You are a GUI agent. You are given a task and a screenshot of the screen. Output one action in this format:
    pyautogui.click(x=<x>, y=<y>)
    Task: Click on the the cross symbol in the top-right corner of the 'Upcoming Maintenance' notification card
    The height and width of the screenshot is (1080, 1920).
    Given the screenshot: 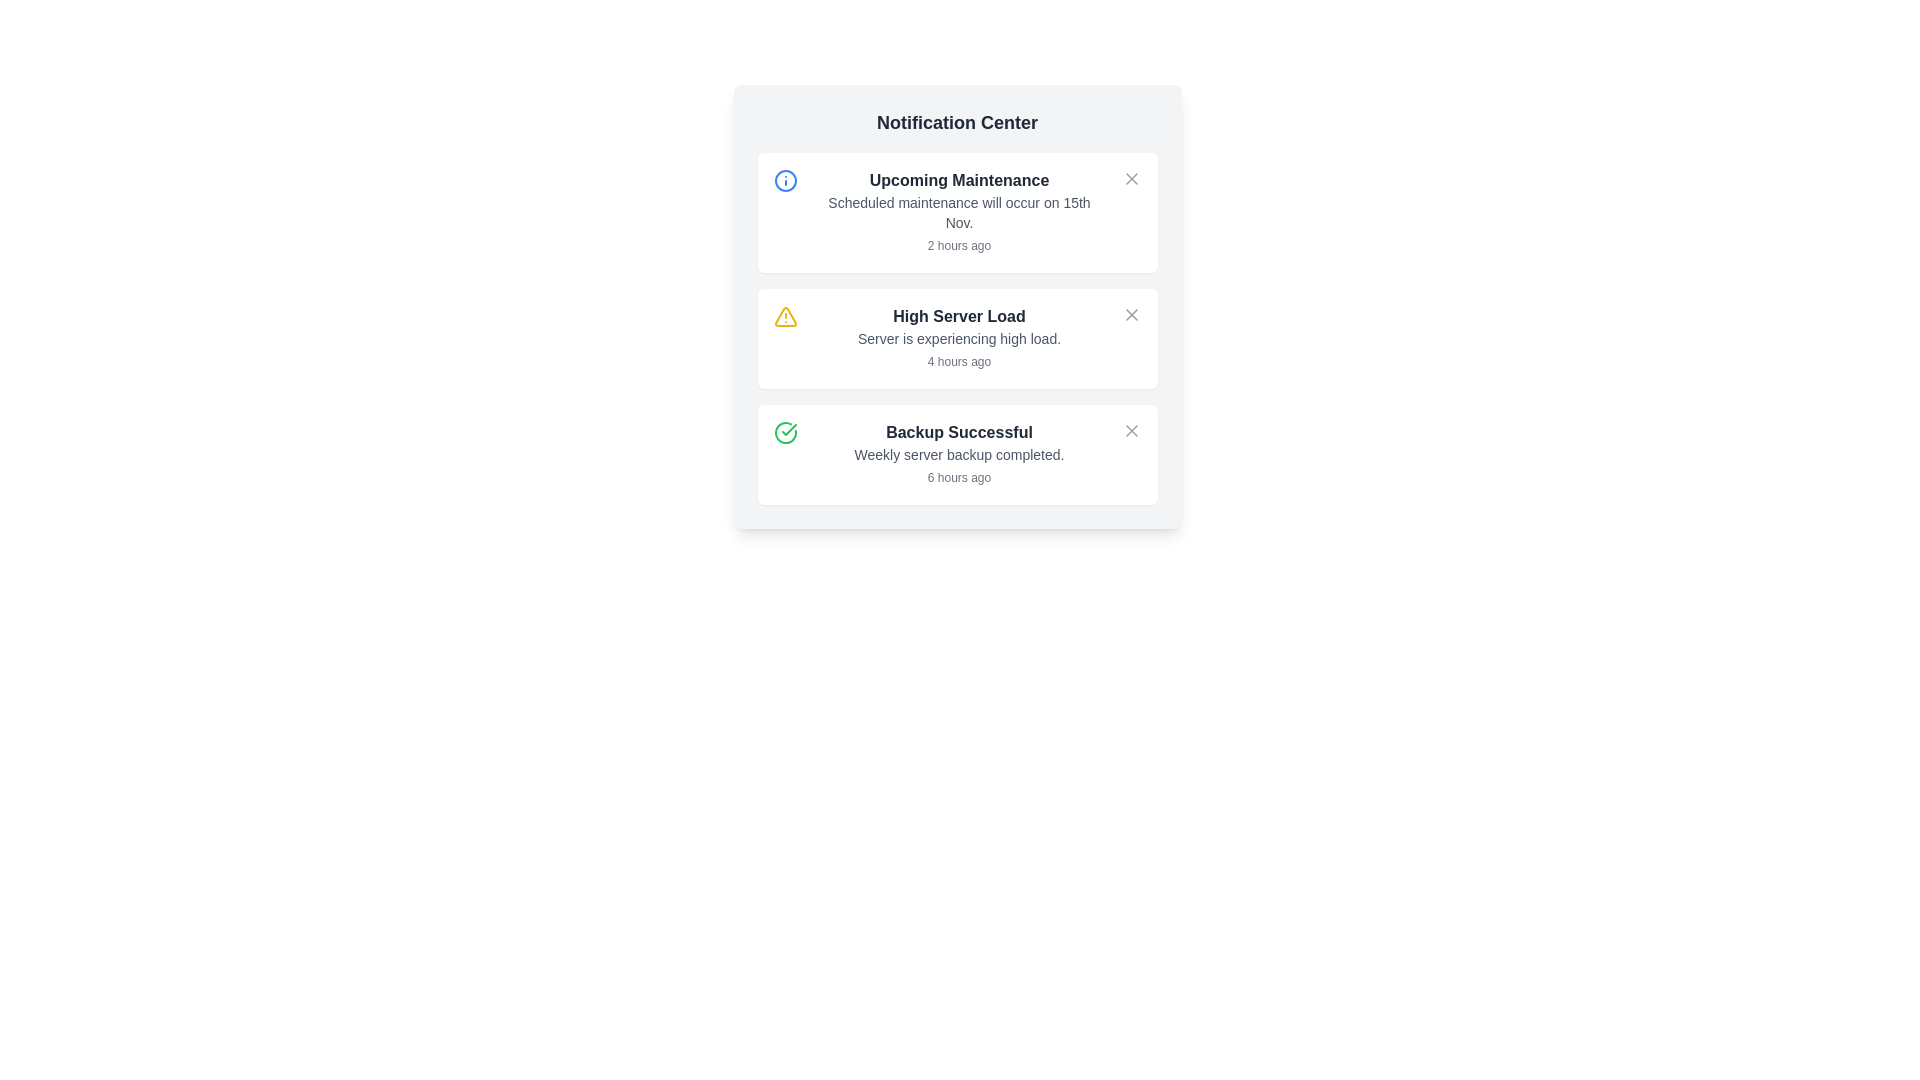 What is the action you would take?
    pyautogui.click(x=1131, y=177)
    